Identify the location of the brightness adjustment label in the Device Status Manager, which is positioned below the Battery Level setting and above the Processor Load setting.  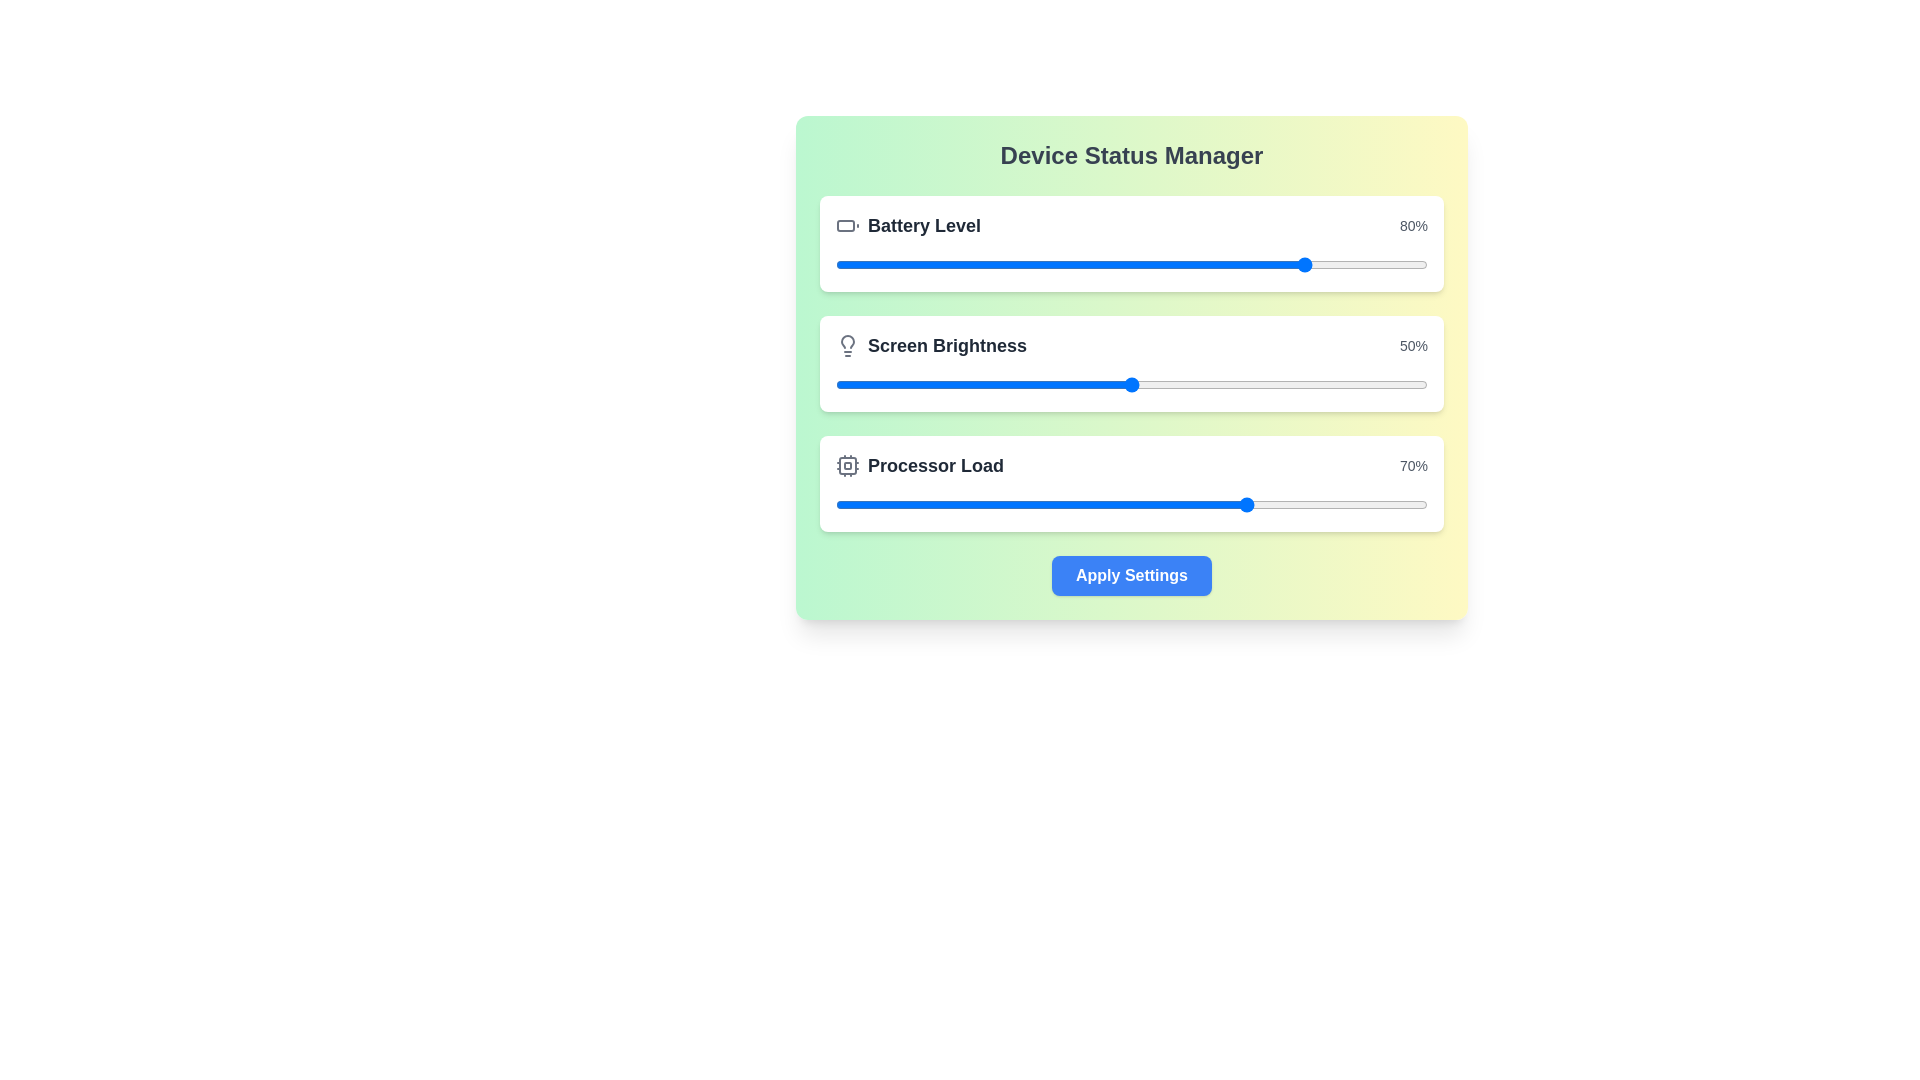
(930, 345).